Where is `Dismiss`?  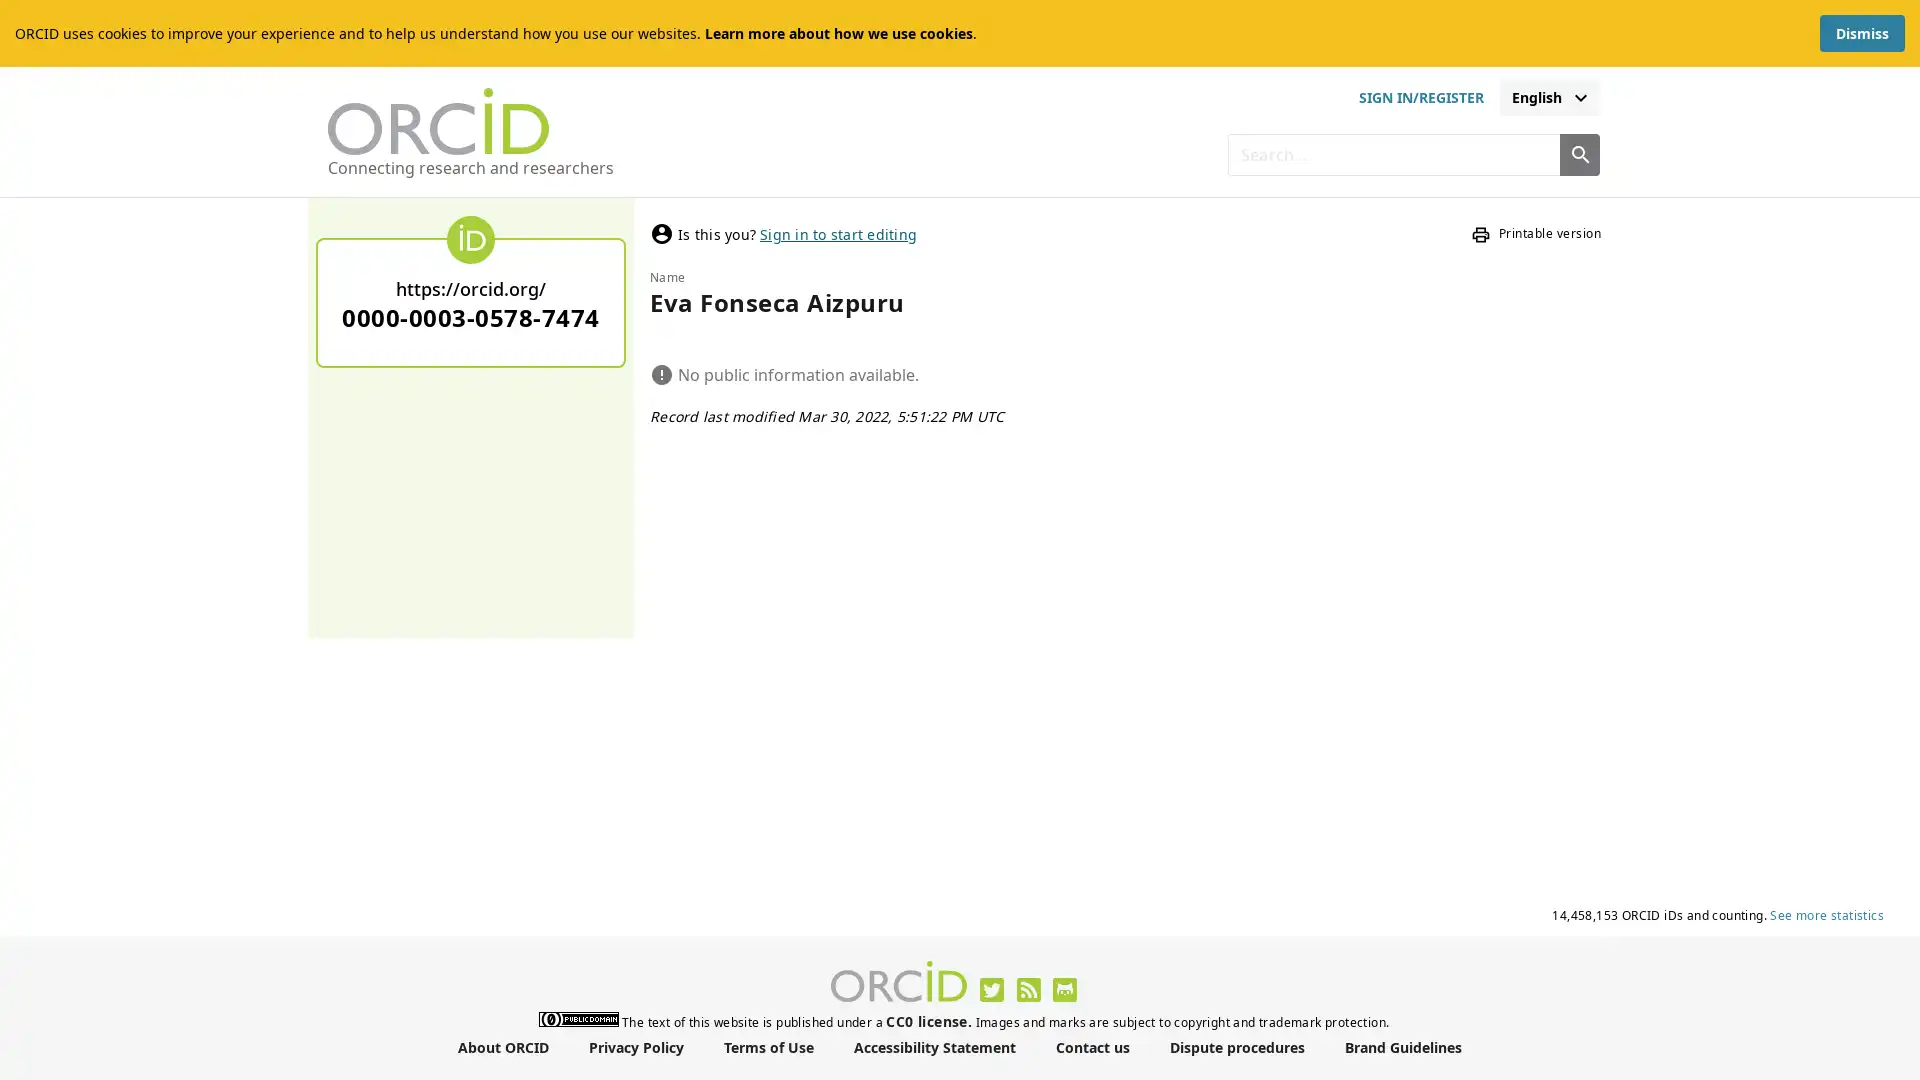
Dismiss is located at coordinates (1861, 33).